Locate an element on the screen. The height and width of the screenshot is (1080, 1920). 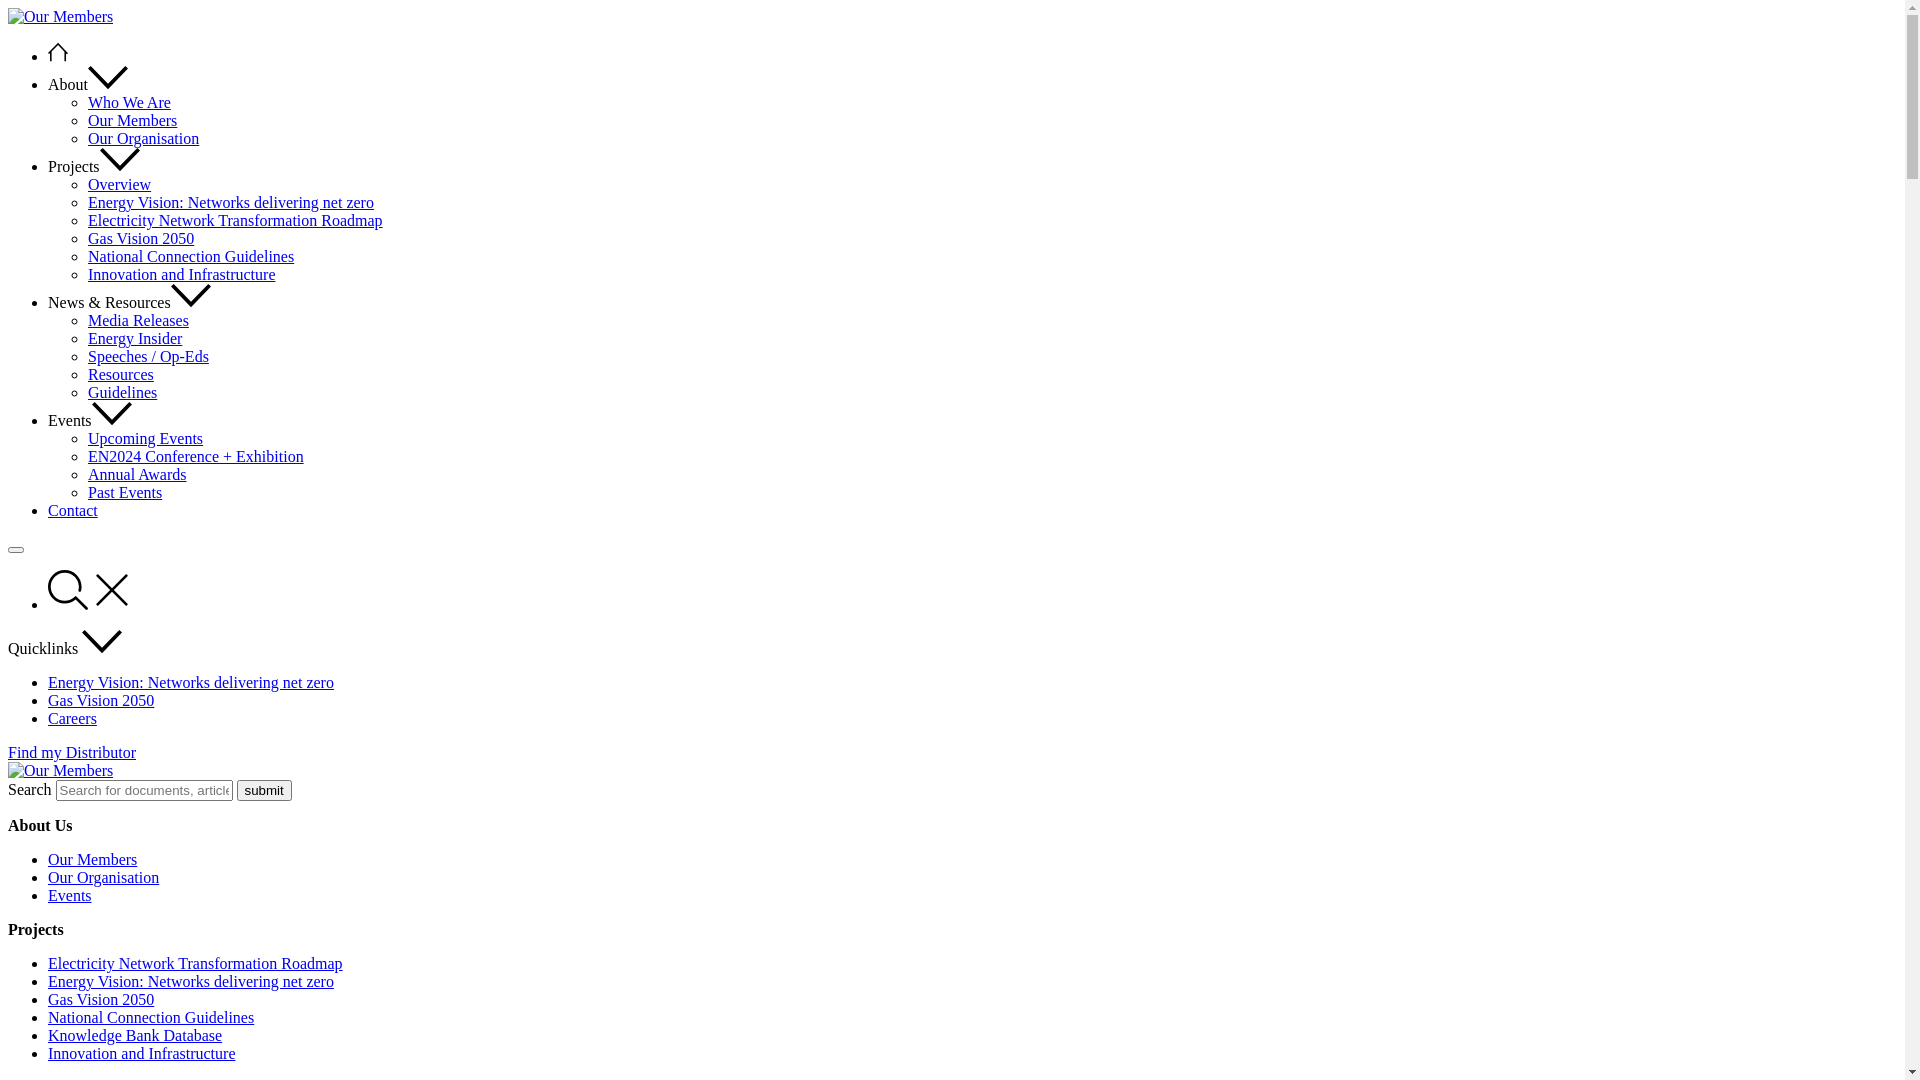
'Careers' is located at coordinates (72, 717).